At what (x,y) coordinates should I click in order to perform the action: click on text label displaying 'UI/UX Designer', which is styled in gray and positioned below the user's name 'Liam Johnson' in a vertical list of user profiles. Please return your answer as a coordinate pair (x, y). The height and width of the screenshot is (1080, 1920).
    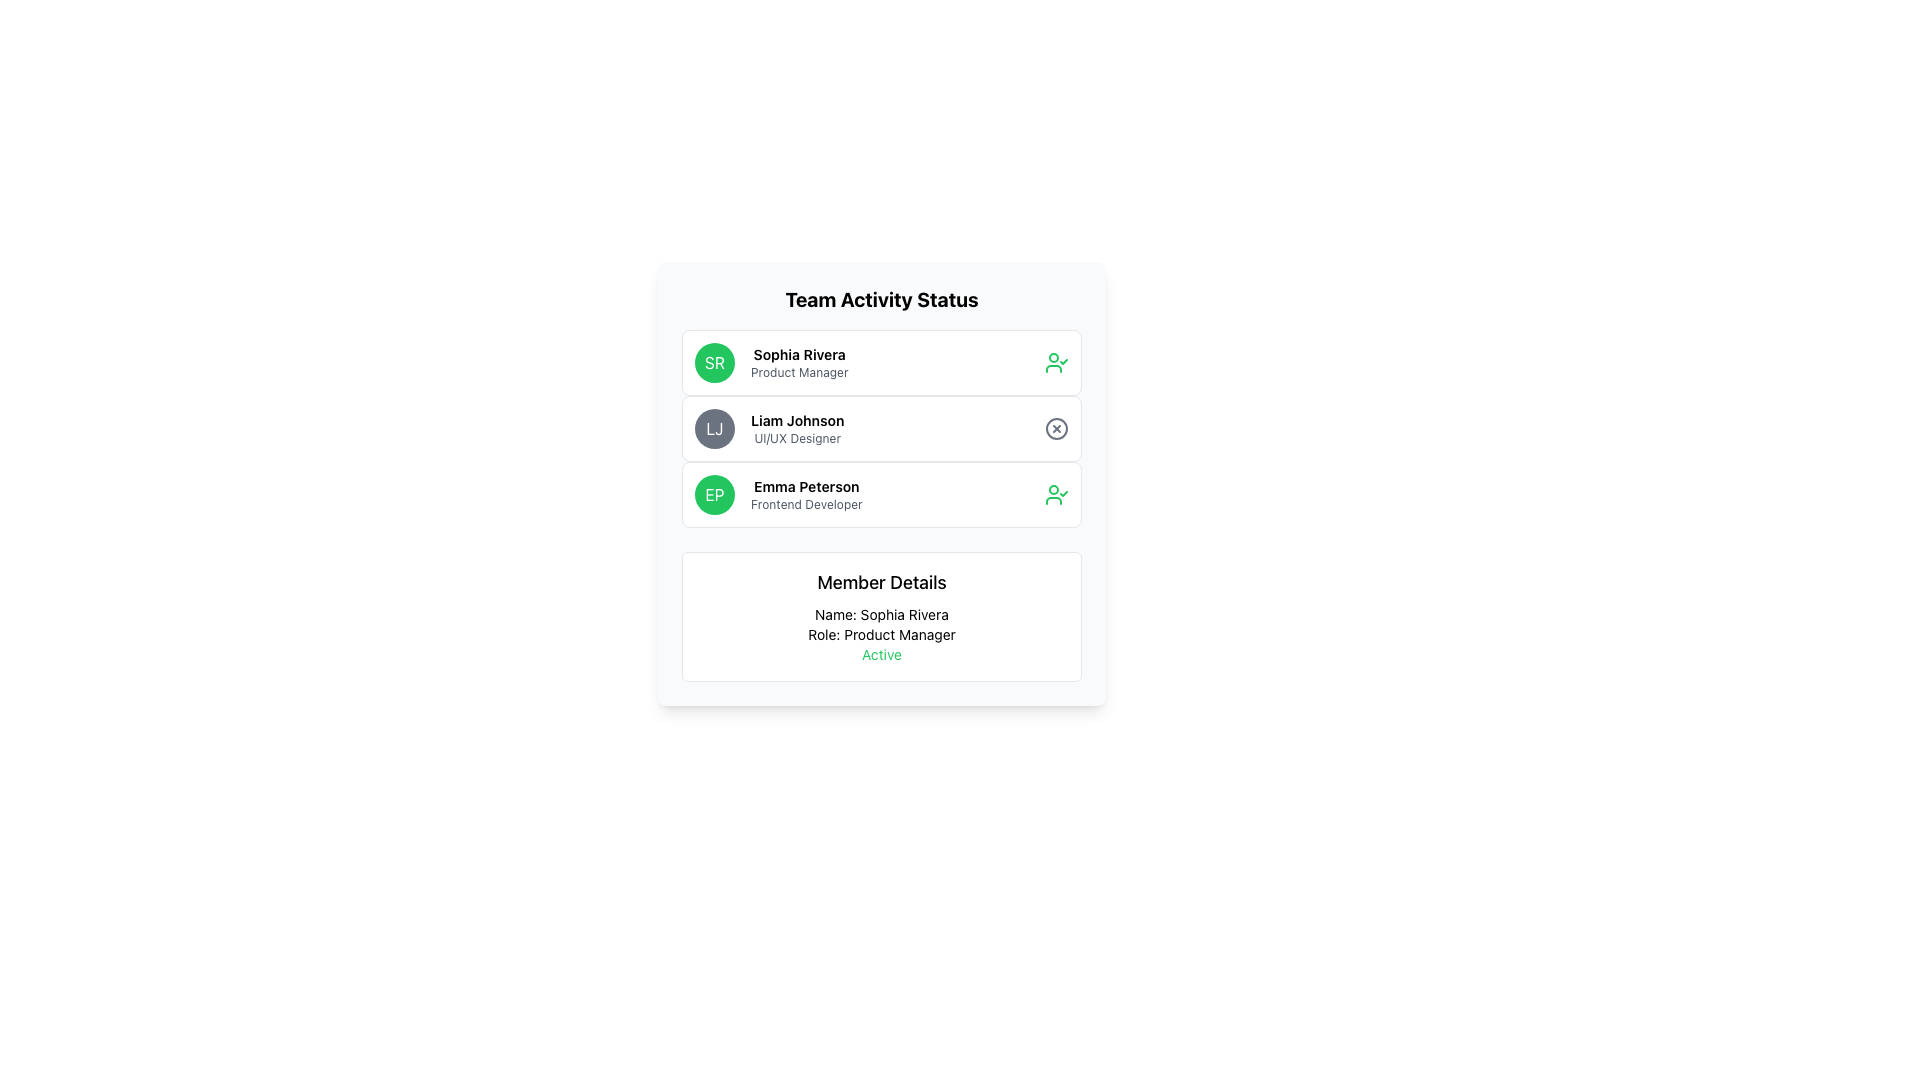
    Looking at the image, I should click on (796, 438).